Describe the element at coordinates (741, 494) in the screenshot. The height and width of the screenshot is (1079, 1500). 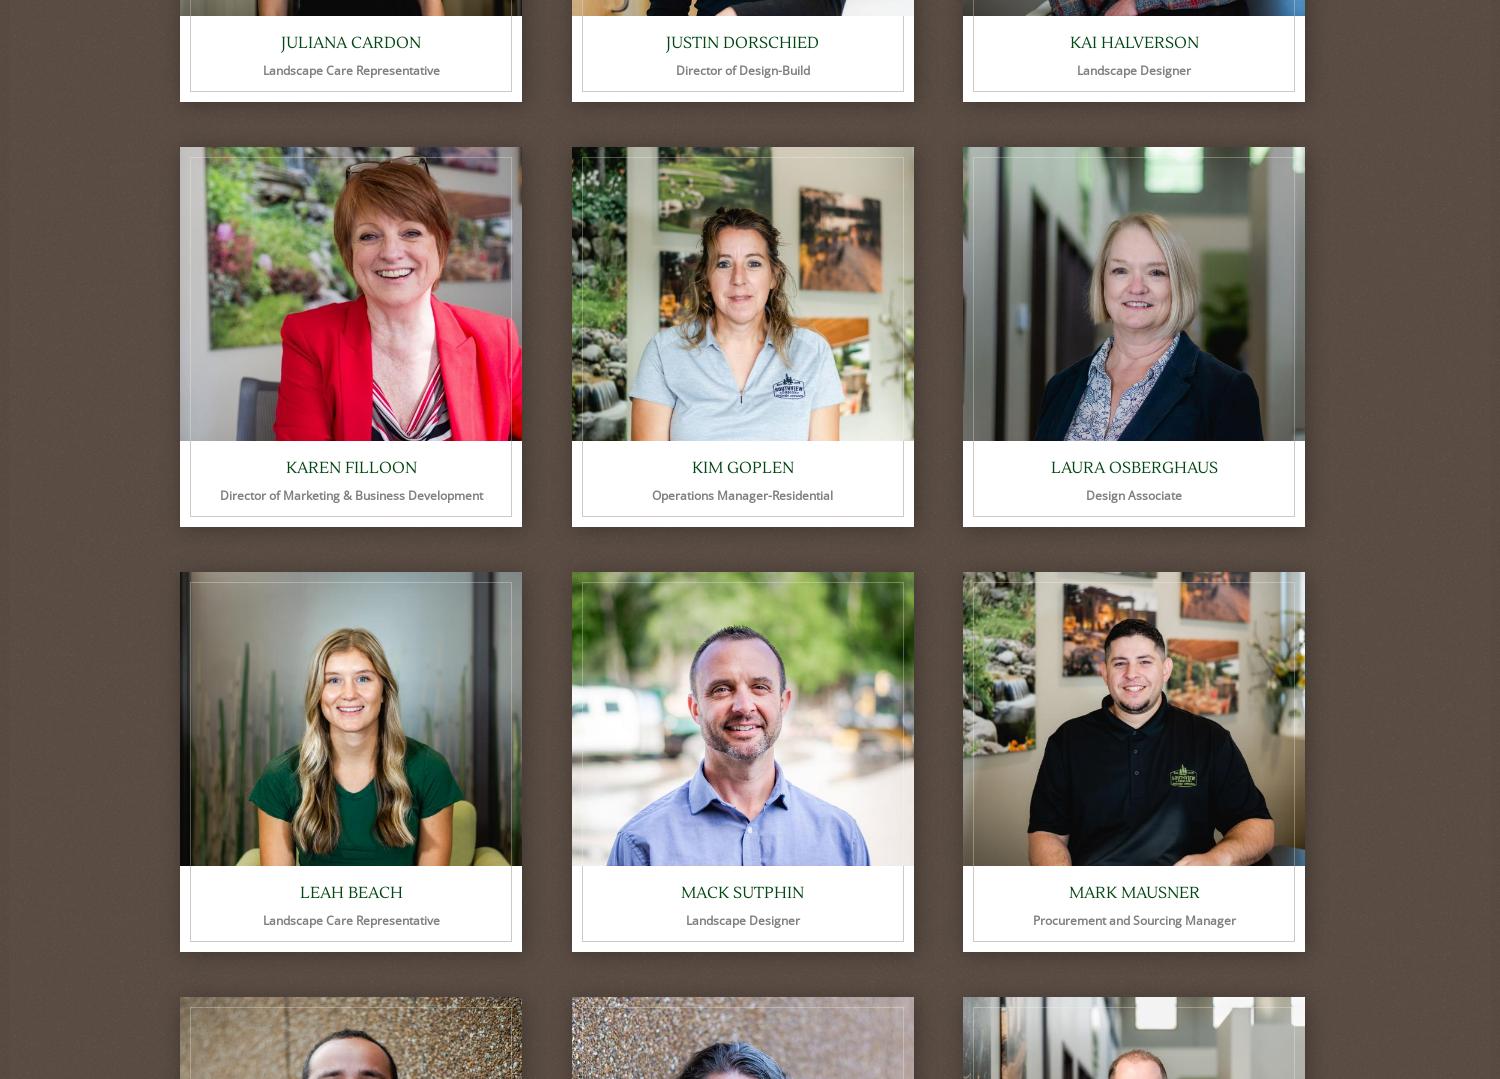
I see `'Operations  Manager-Residential'` at that location.